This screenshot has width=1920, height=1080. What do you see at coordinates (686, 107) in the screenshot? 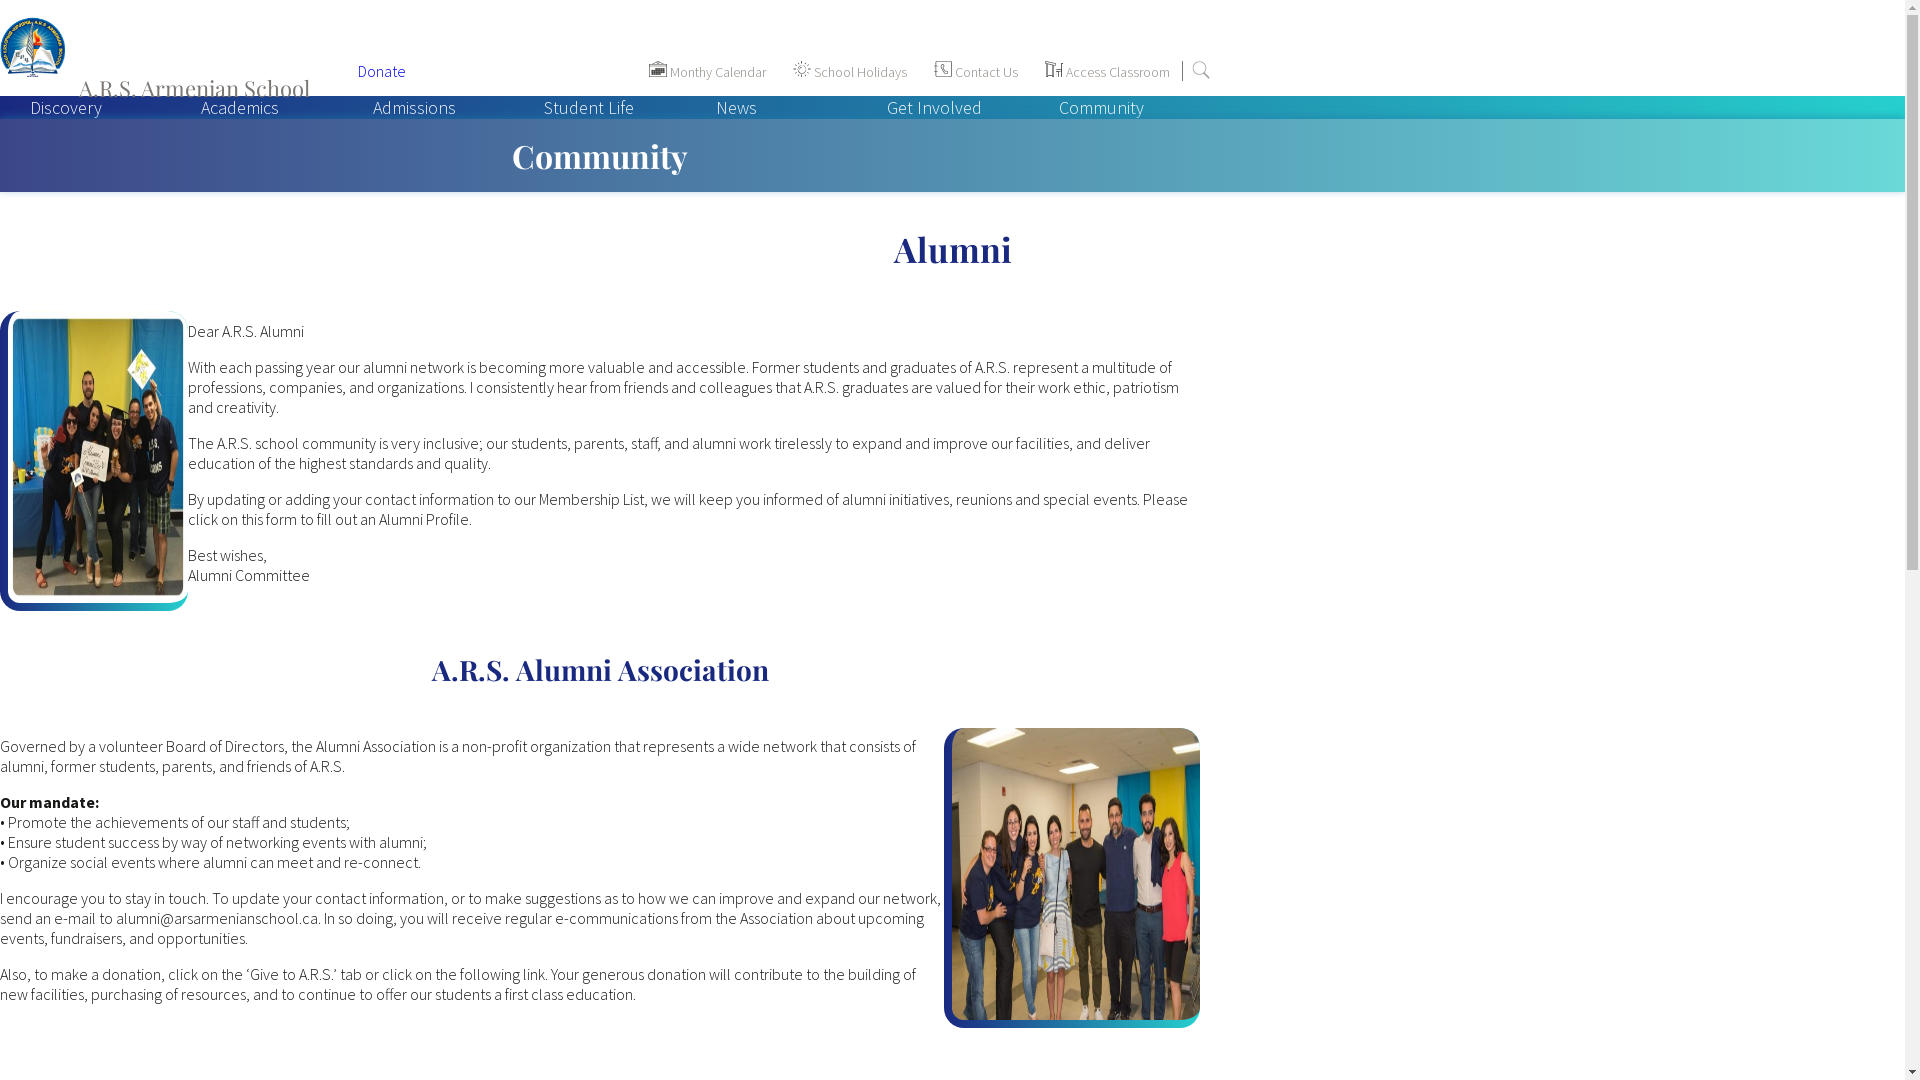
I see `'News'` at bounding box center [686, 107].